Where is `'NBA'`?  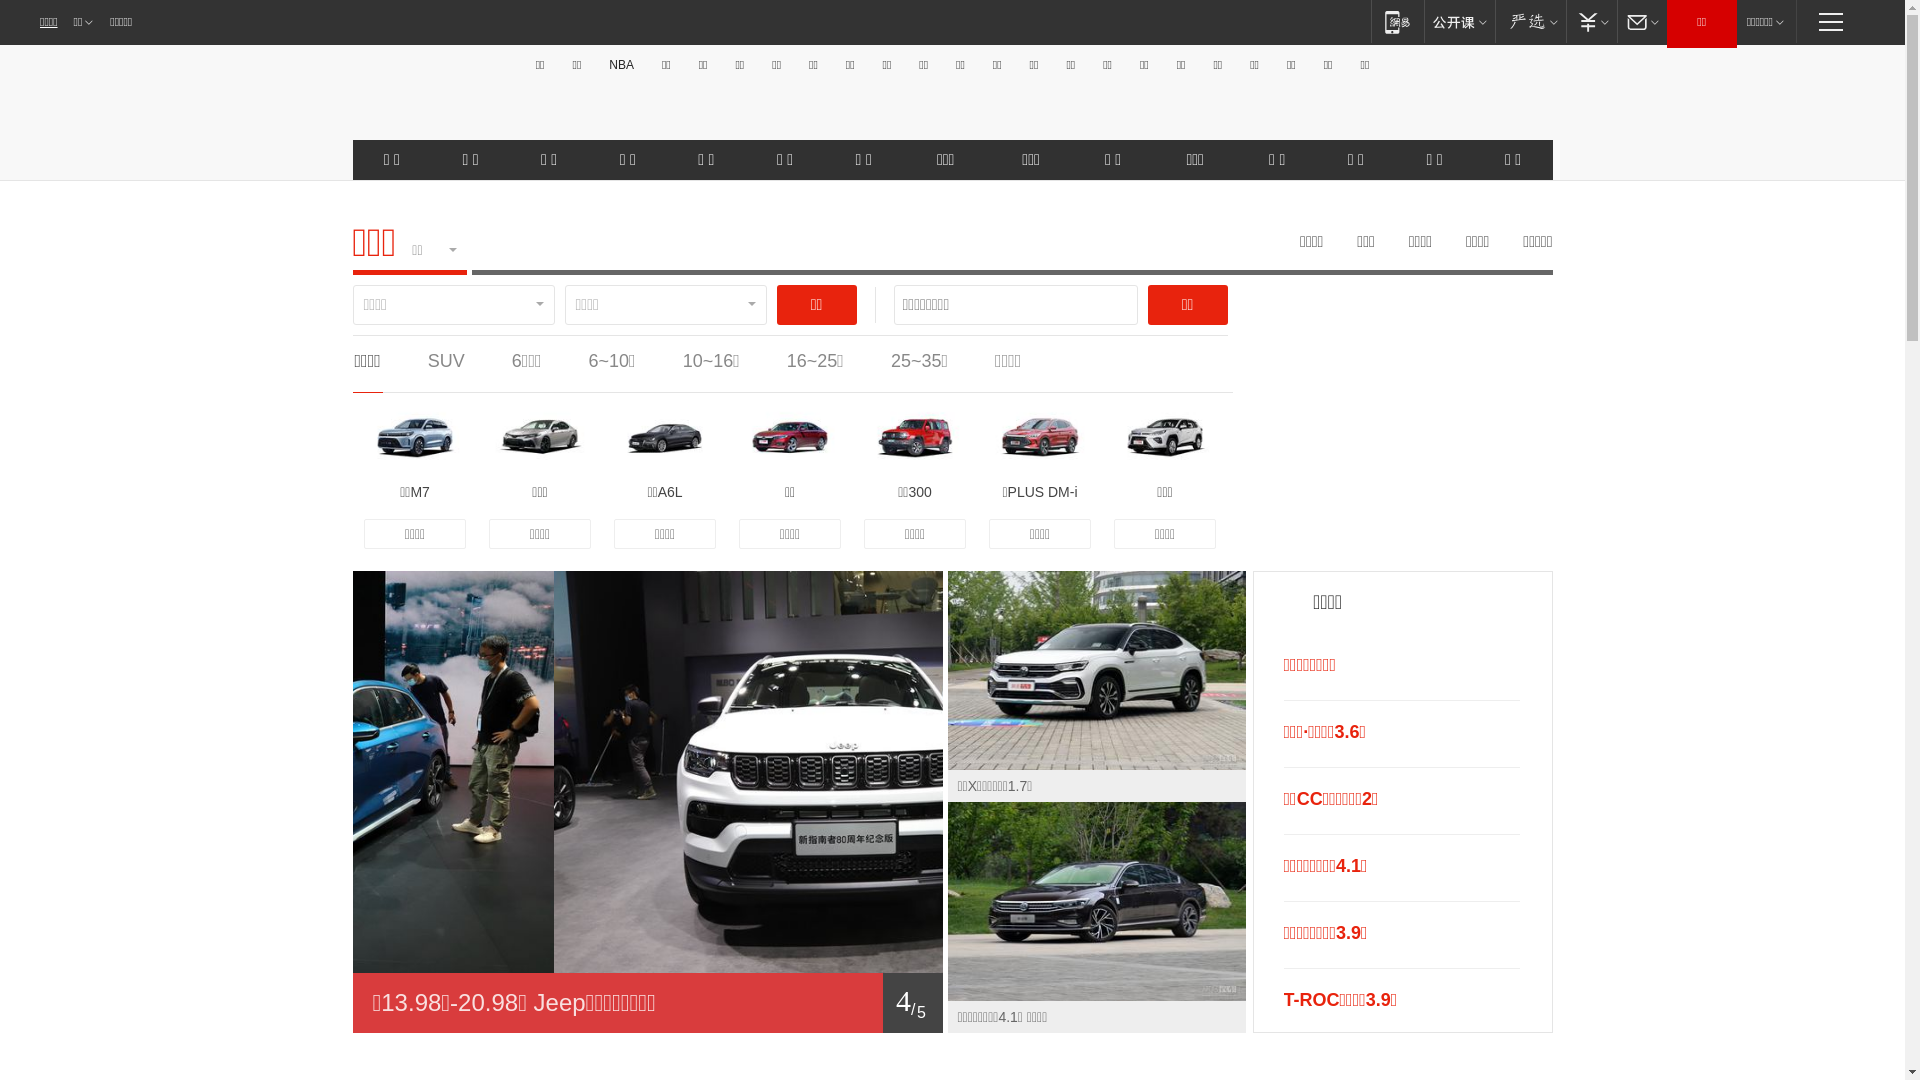 'NBA' is located at coordinates (620, 64).